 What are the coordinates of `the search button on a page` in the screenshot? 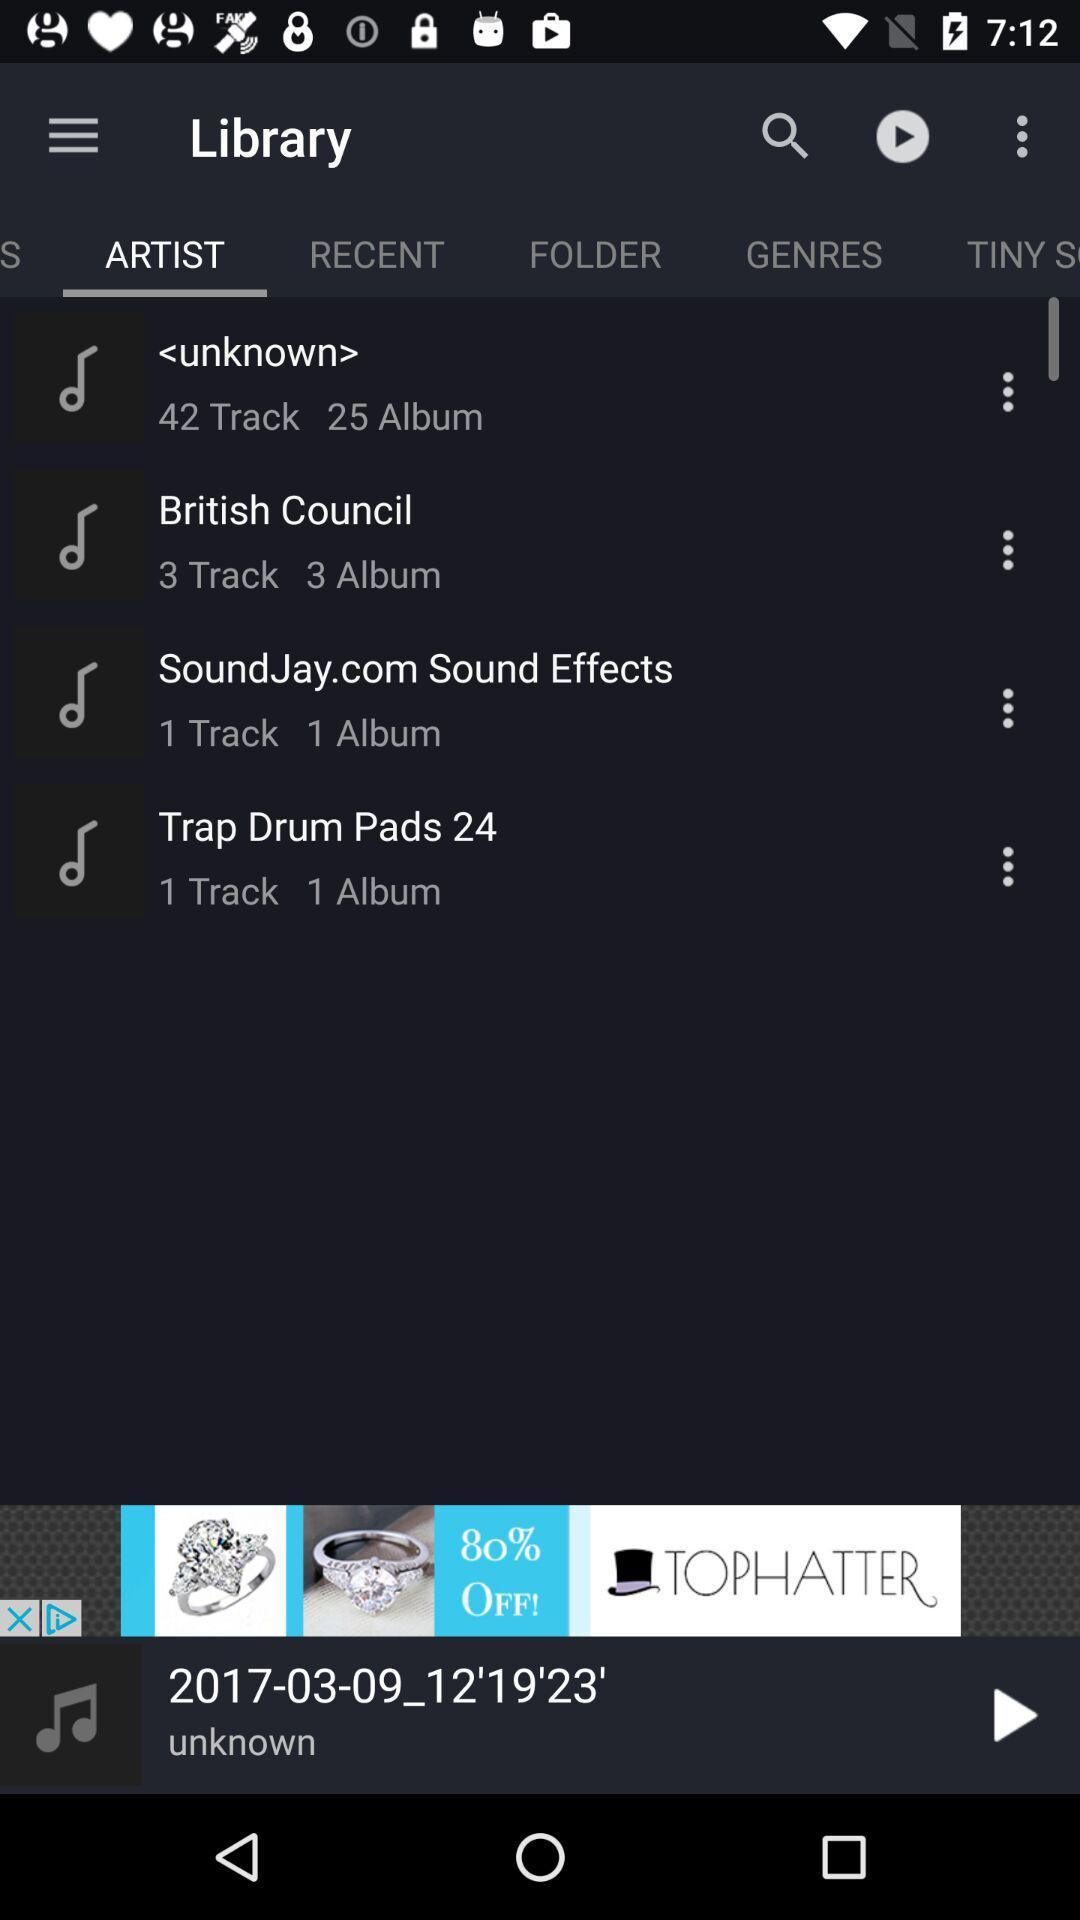 It's located at (785, 136).